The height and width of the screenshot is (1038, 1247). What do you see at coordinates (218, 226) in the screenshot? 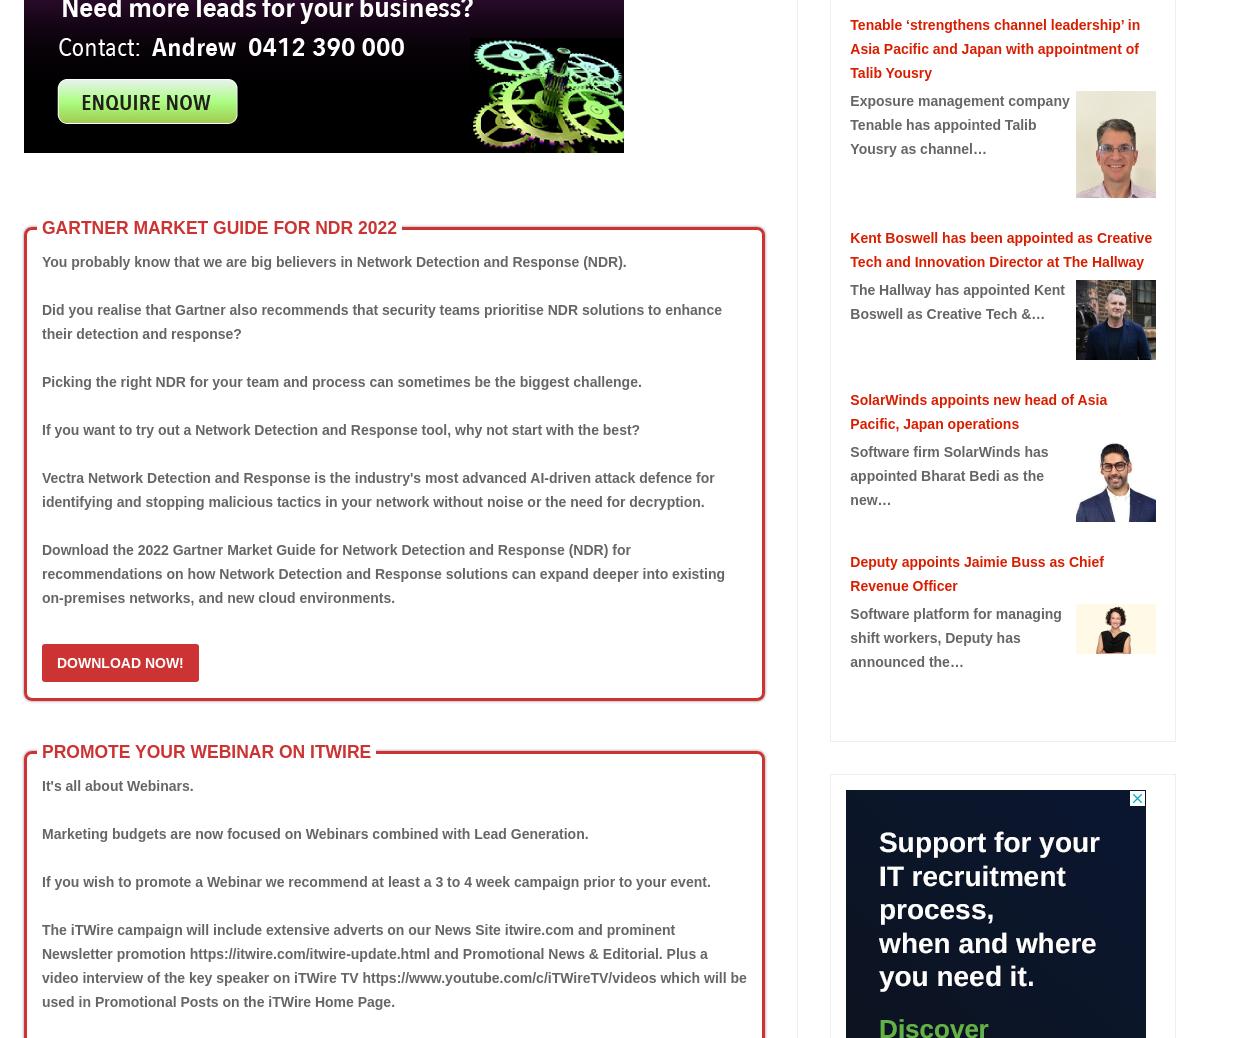
I see `'GARTNER MARKET GUIDE FOR NDR 2022'` at bounding box center [218, 226].